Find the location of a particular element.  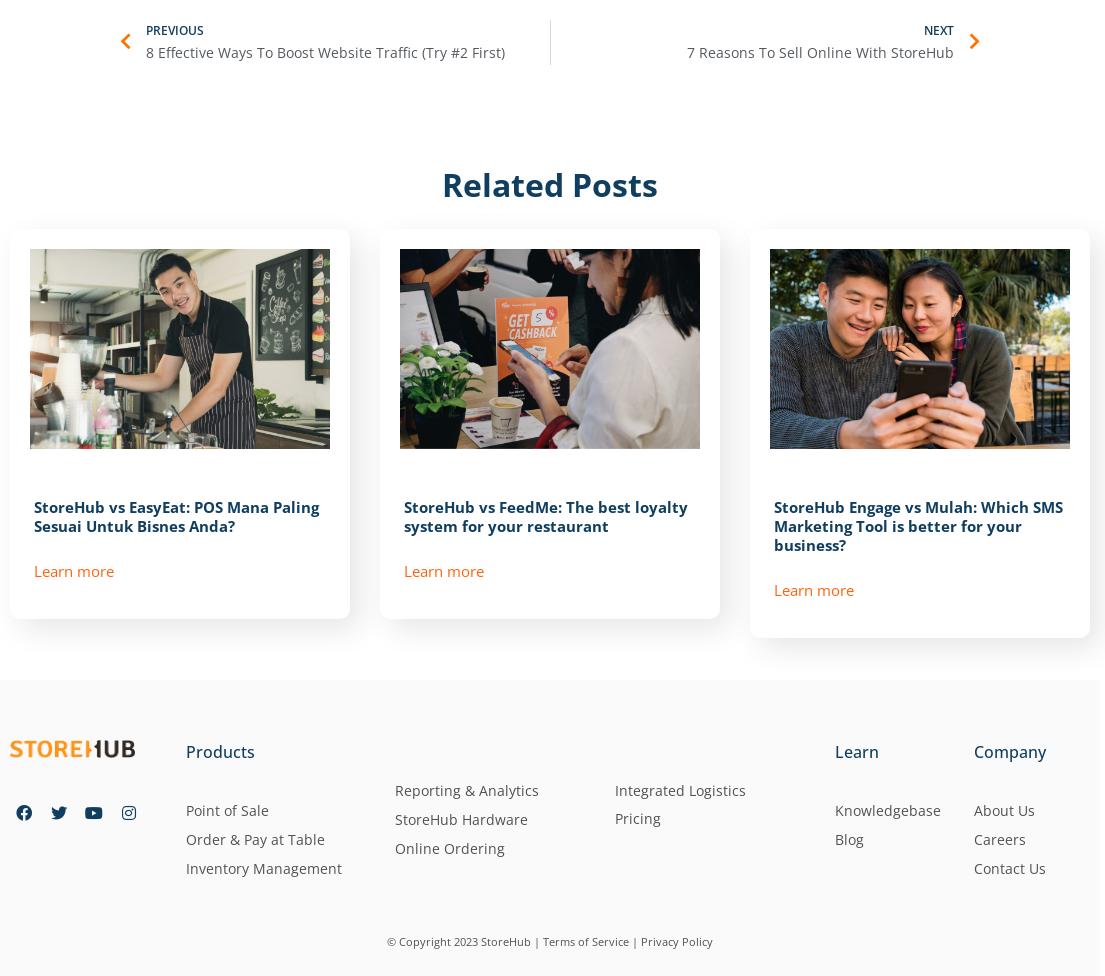

'Pricing' is located at coordinates (638, 817).